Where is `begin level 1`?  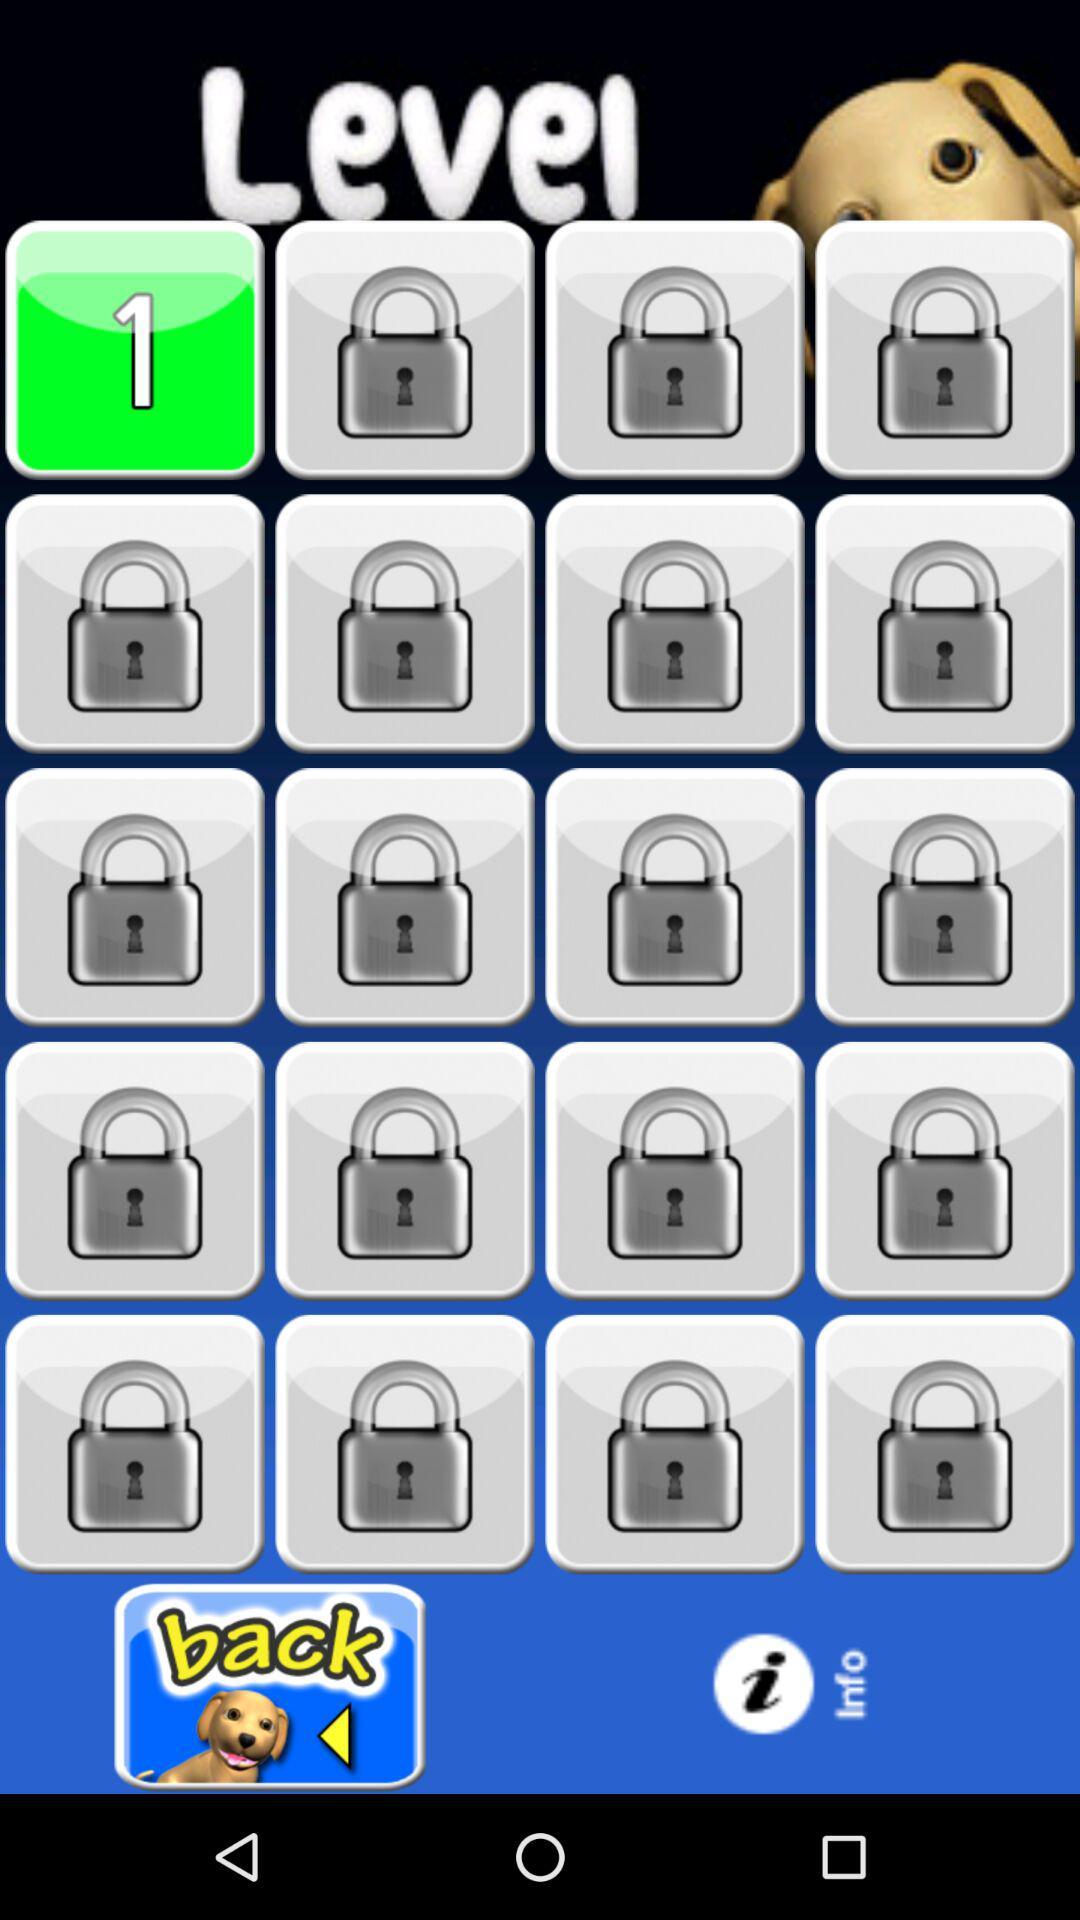
begin level 1 is located at coordinates (135, 350).